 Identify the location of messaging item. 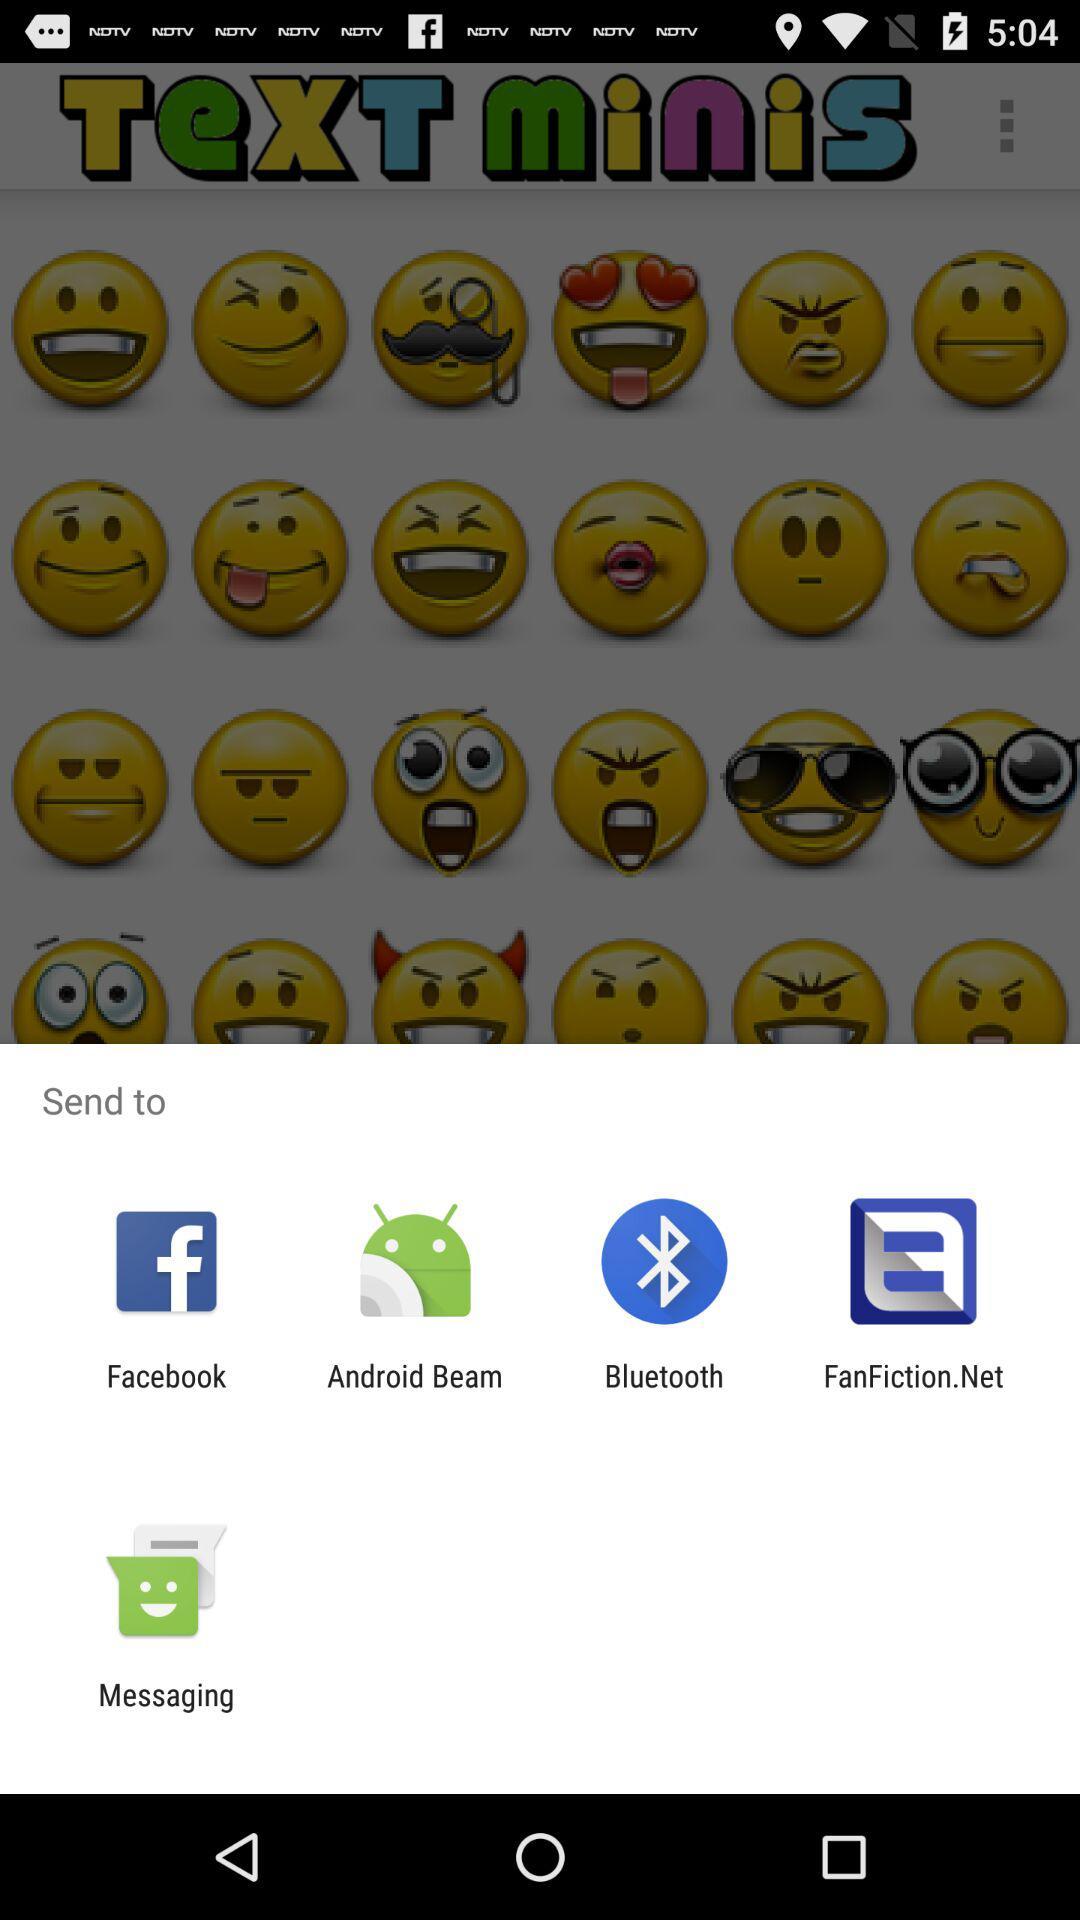
(165, 1711).